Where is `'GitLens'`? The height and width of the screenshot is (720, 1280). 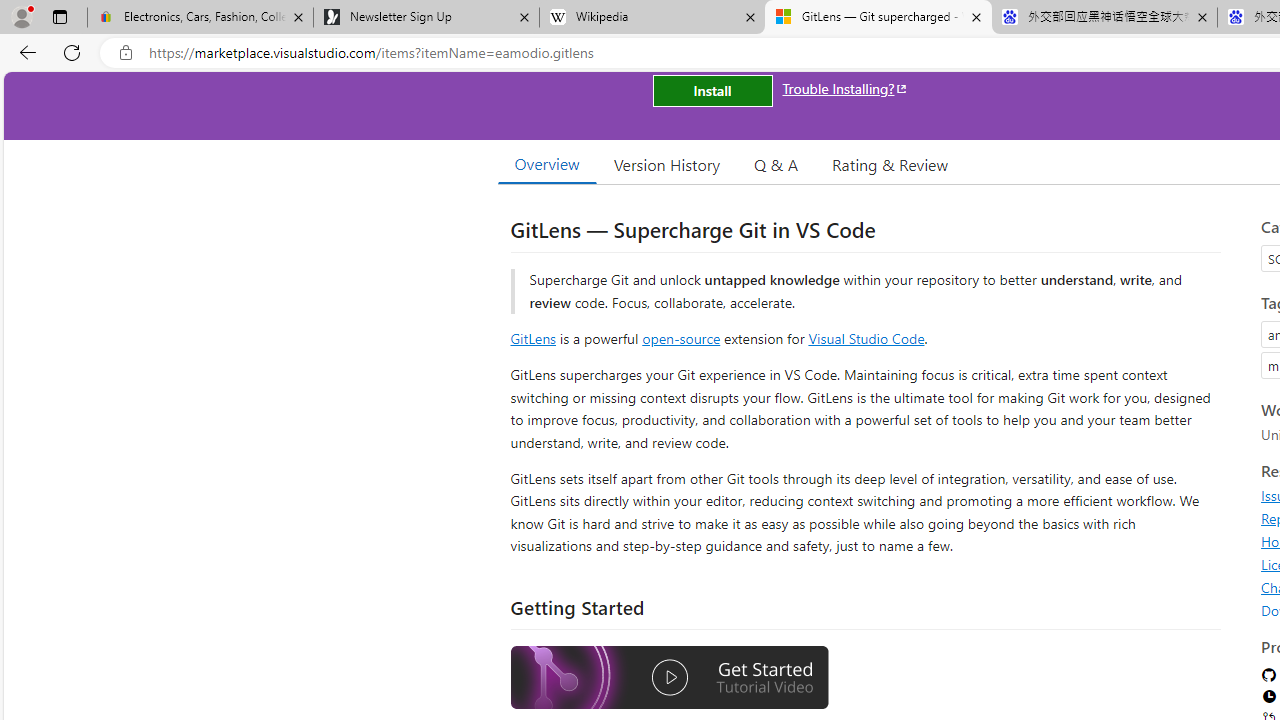 'GitLens' is located at coordinates (533, 337).